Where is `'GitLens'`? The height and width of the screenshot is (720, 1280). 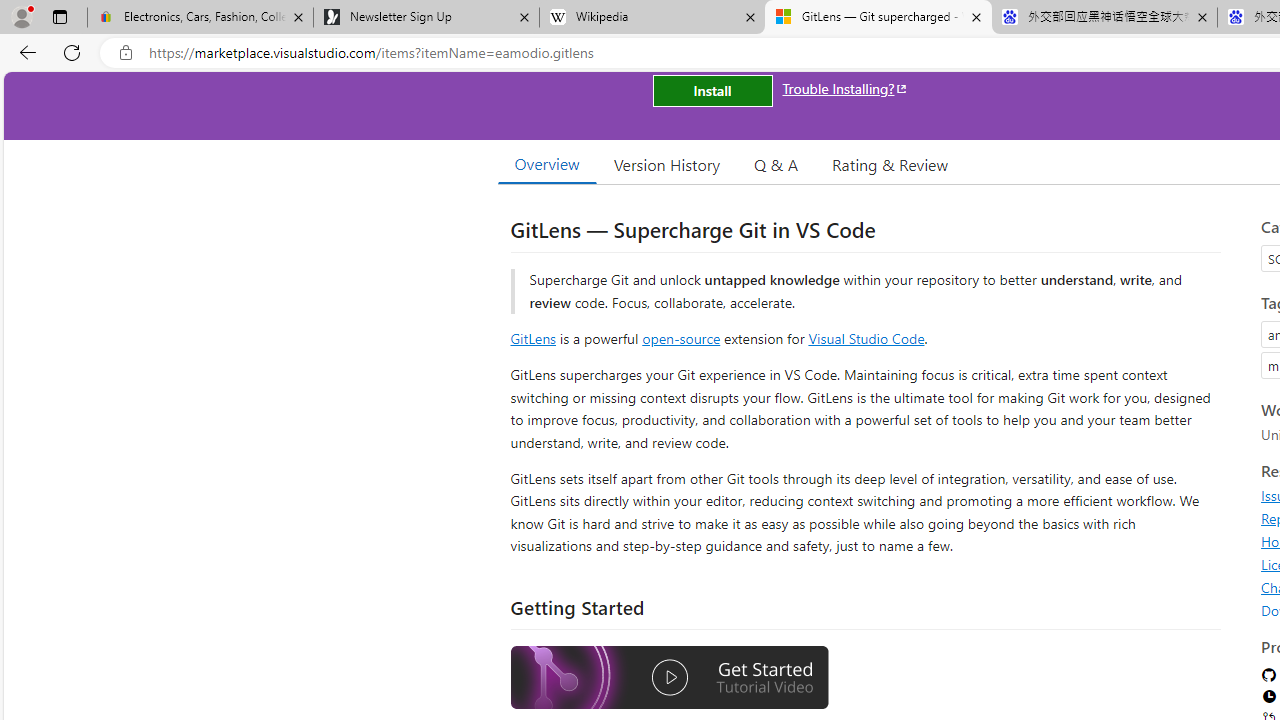 'GitLens' is located at coordinates (533, 337).